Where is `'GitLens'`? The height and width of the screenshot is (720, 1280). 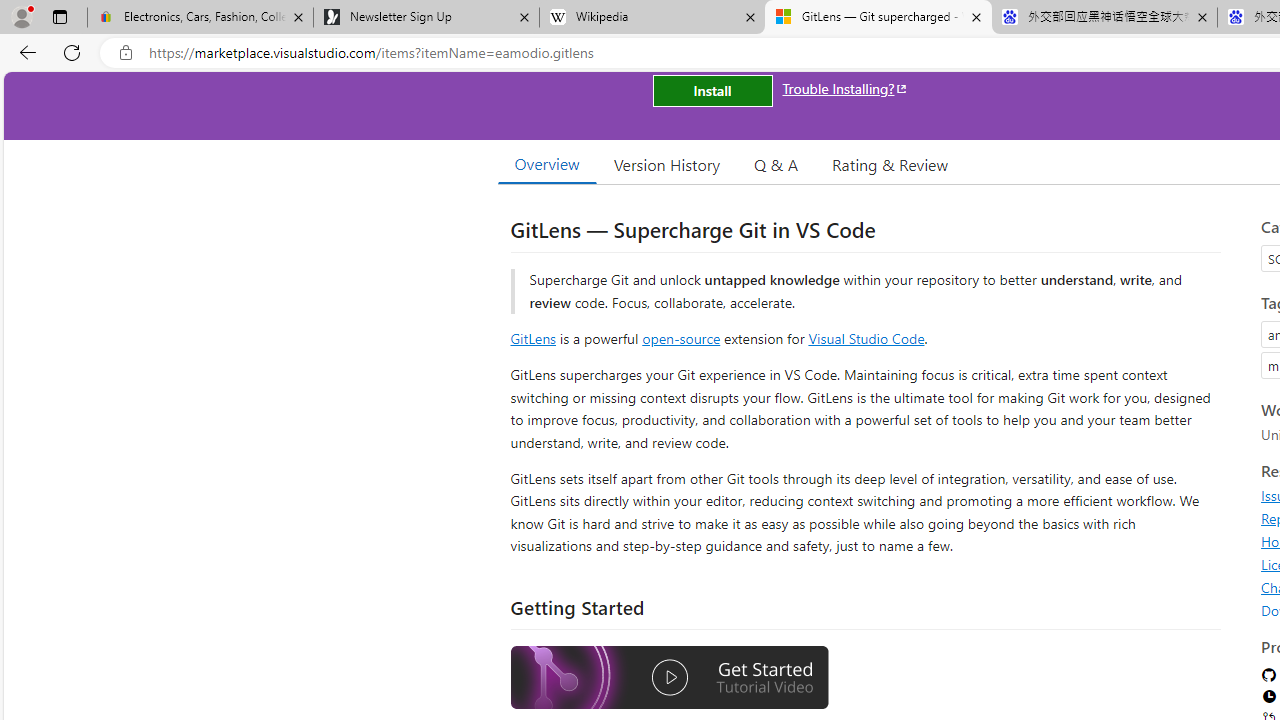 'GitLens' is located at coordinates (533, 337).